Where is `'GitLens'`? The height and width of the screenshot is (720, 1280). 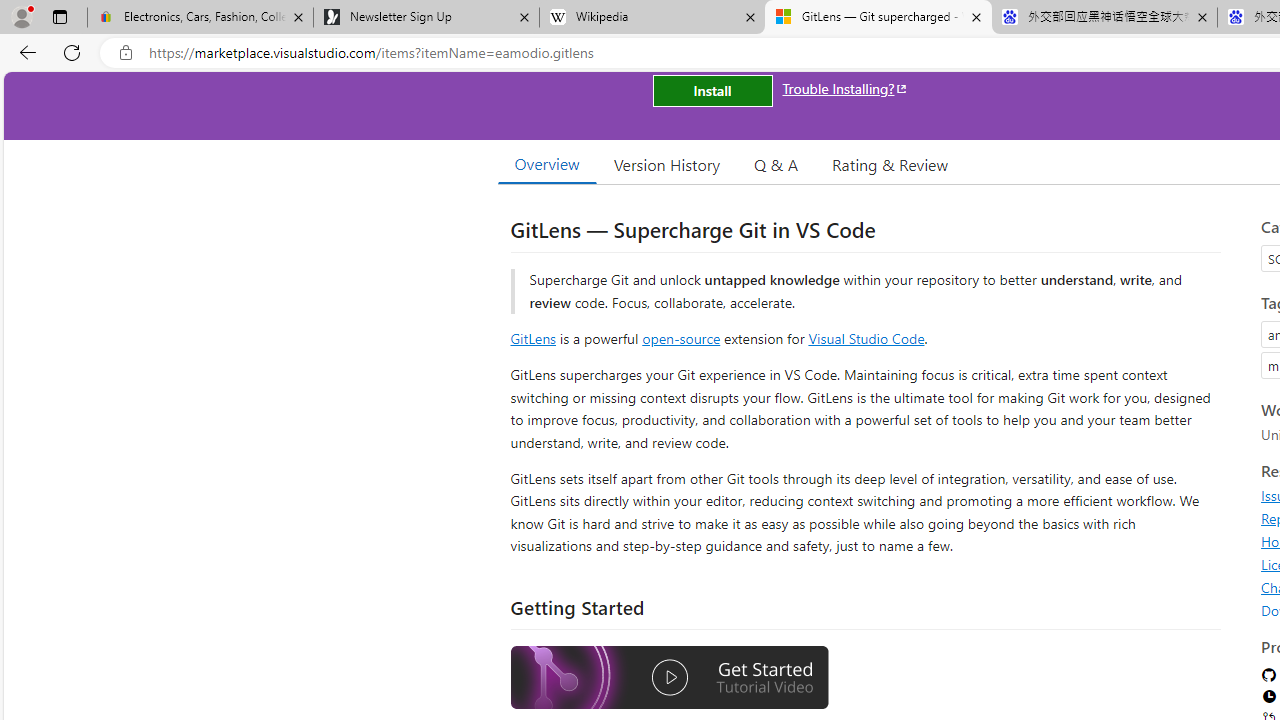 'GitLens' is located at coordinates (533, 337).